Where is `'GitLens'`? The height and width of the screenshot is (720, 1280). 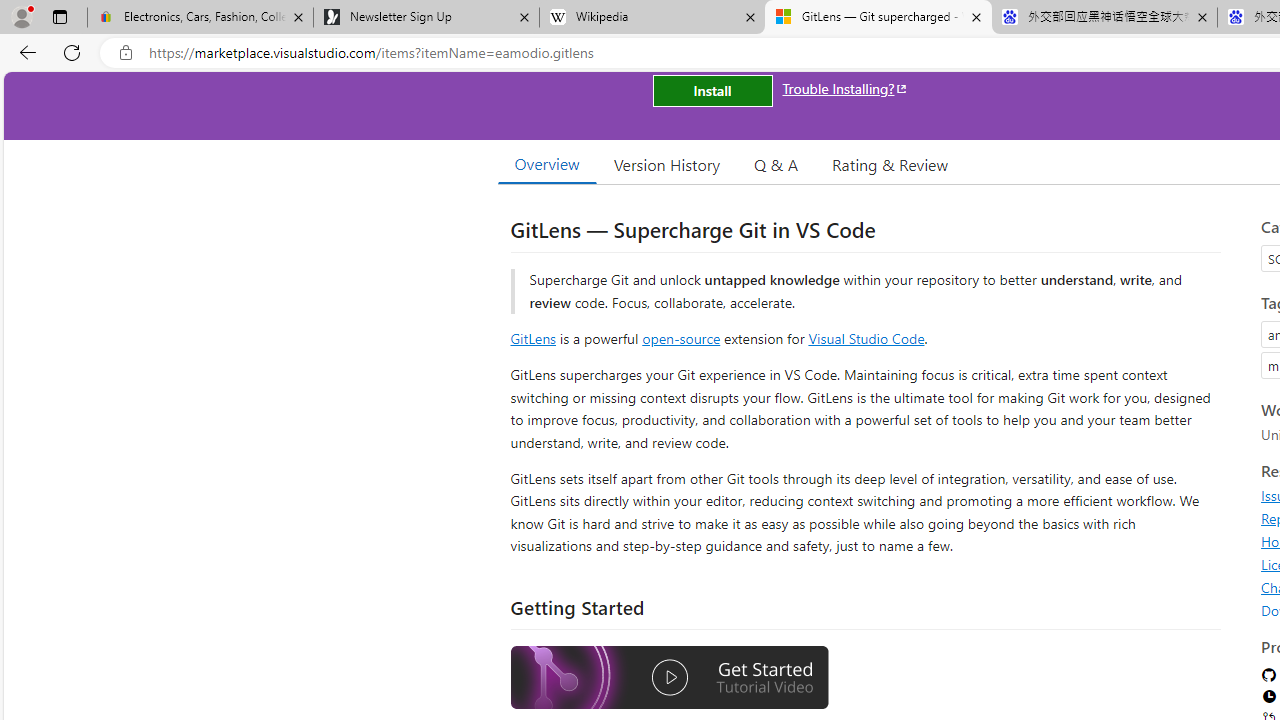 'GitLens' is located at coordinates (533, 337).